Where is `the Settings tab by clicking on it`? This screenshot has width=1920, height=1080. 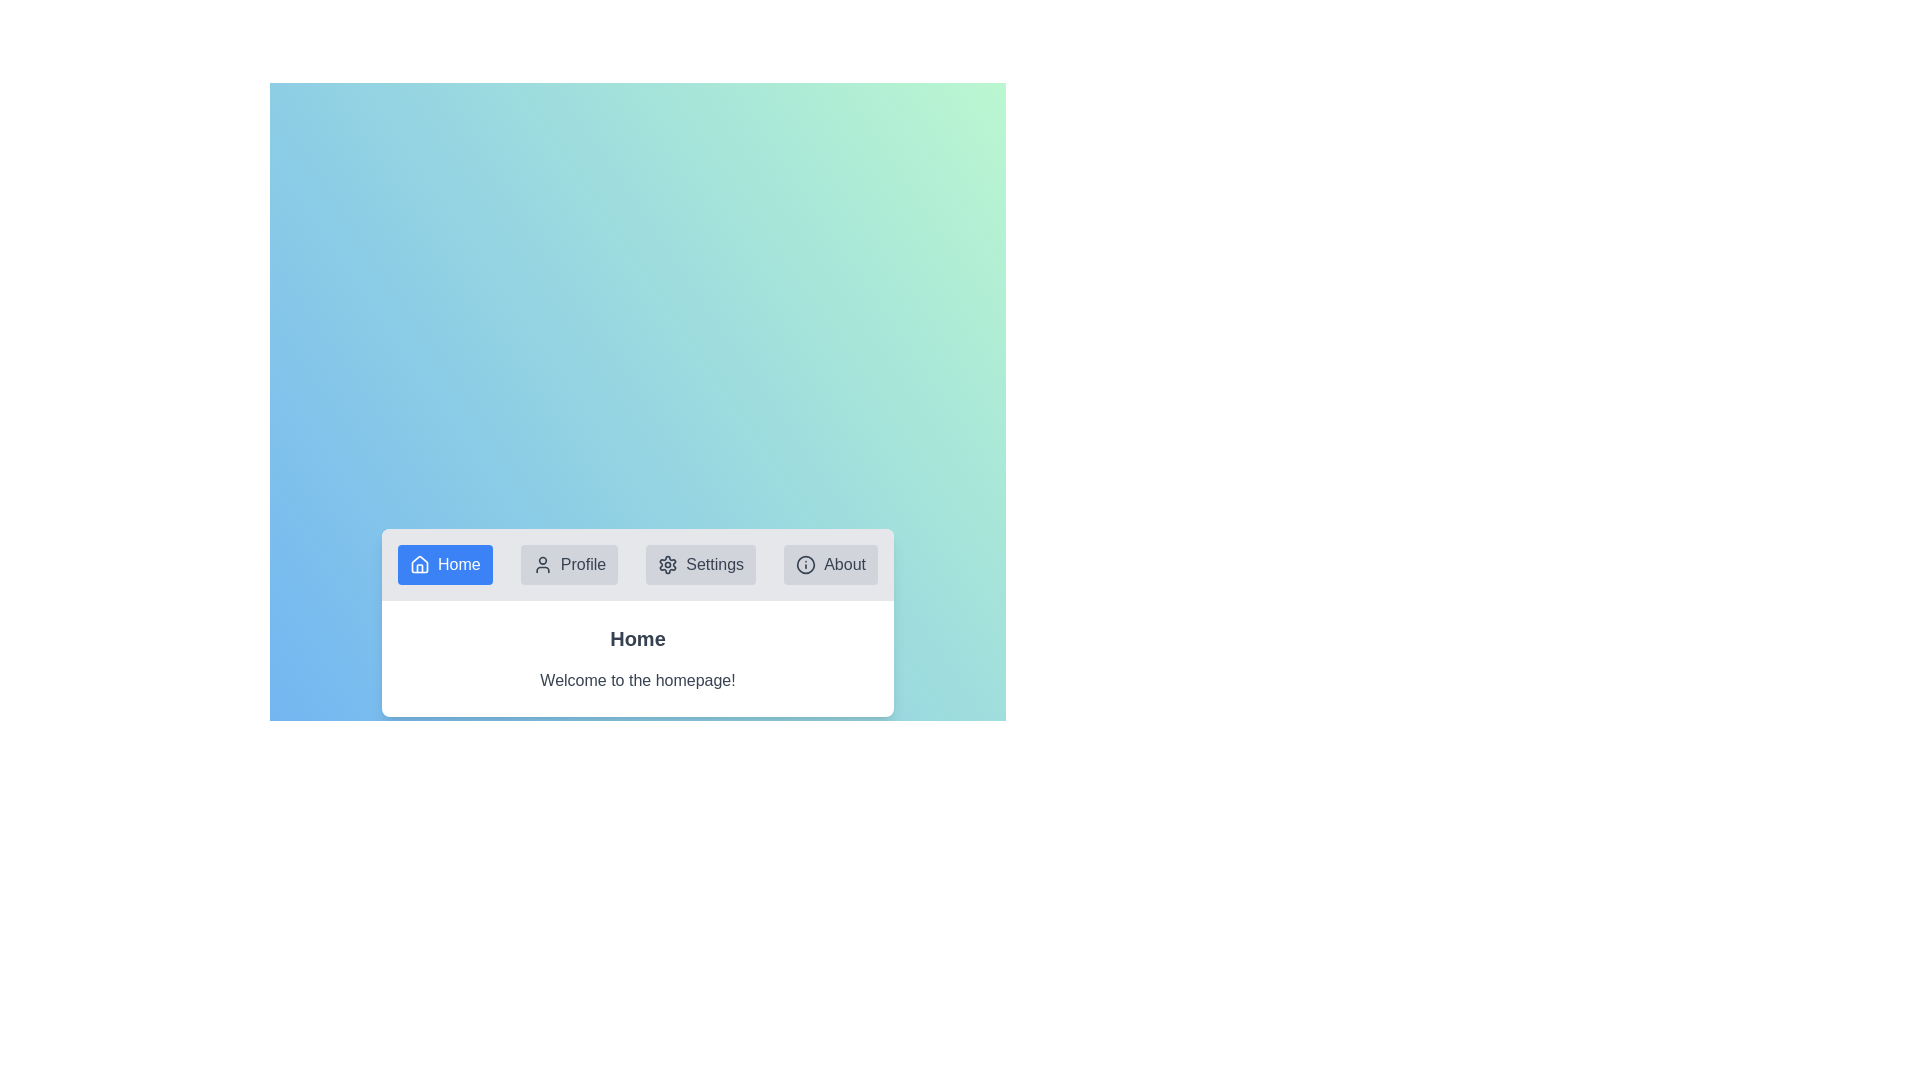
the Settings tab by clicking on it is located at coordinates (701, 564).